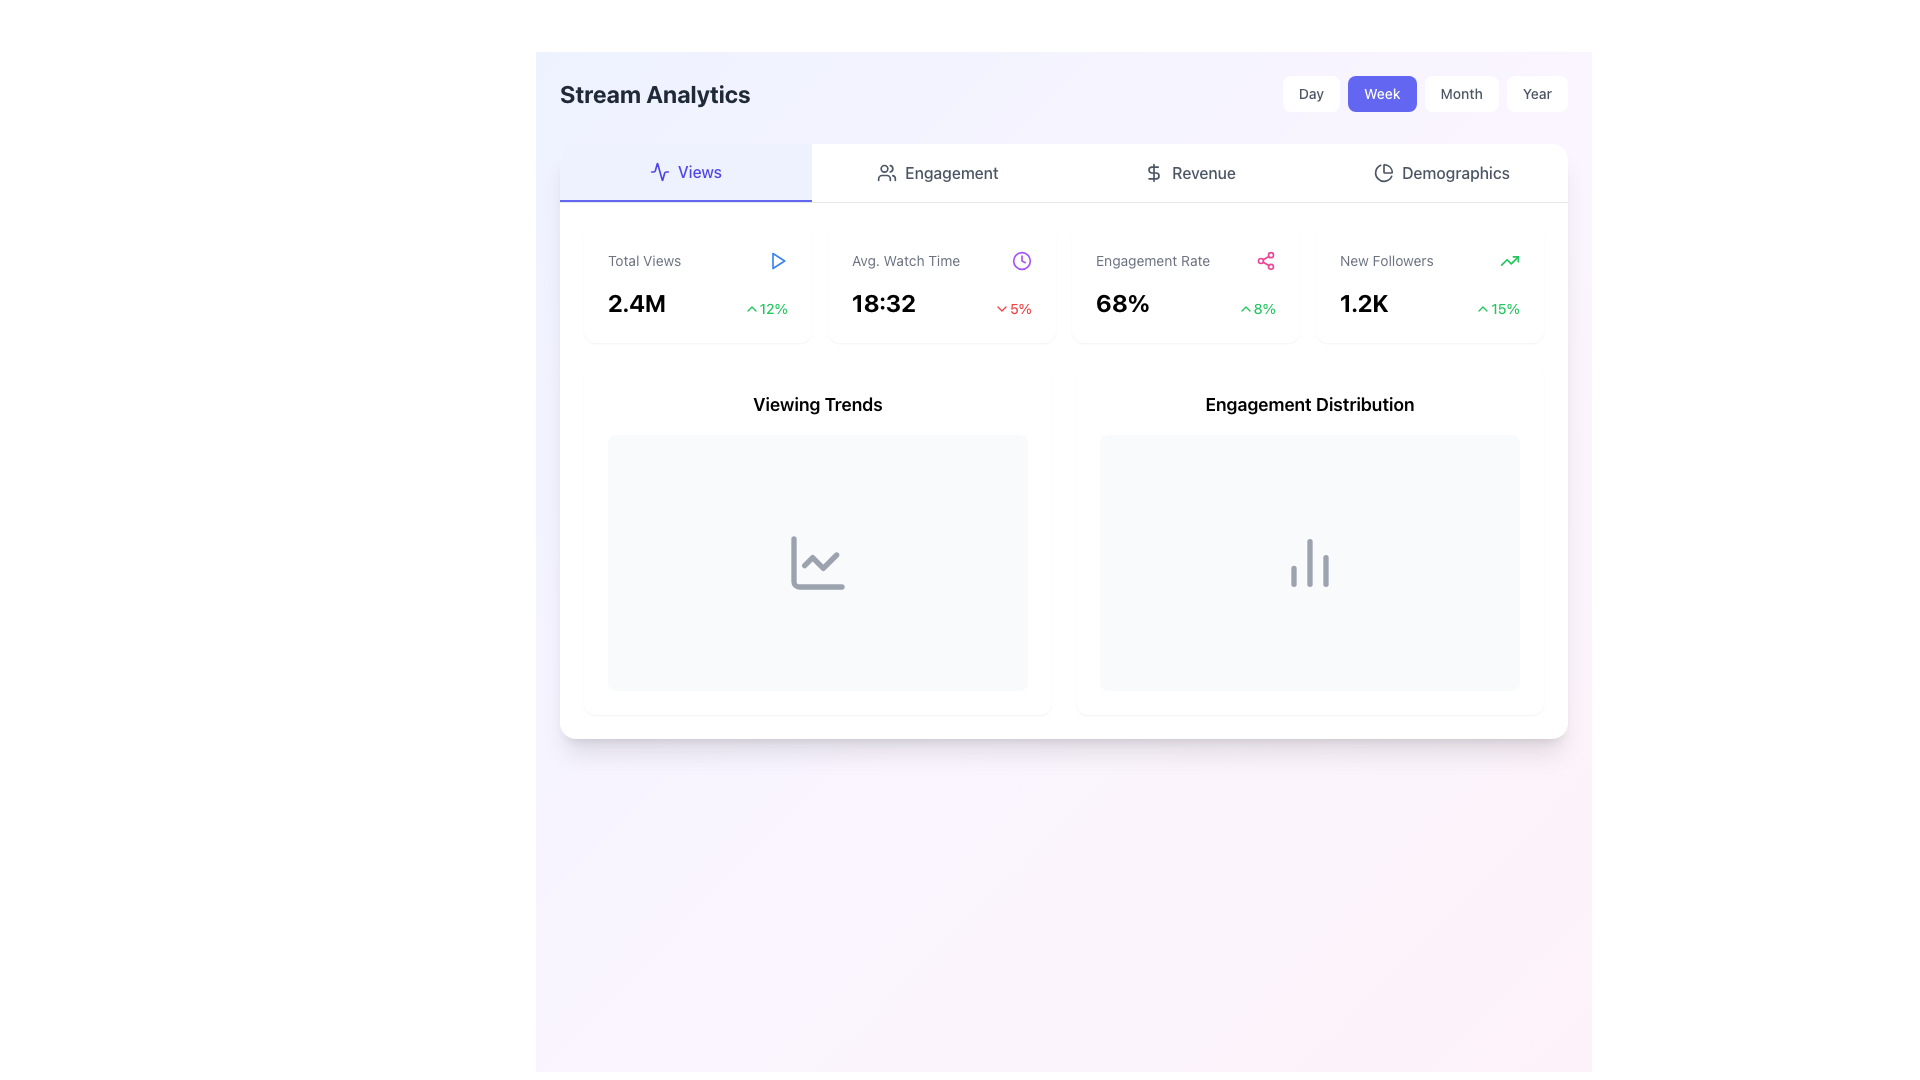 The height and width of the screenshot is (1080, 1920). Describe the element at coordinates (882, 303) in the screenshot. I see `the static text displaying the time '18:32', which is bold, large-sized, and part of the 'Avg. Watch Time' section in the second card layout` at that location.